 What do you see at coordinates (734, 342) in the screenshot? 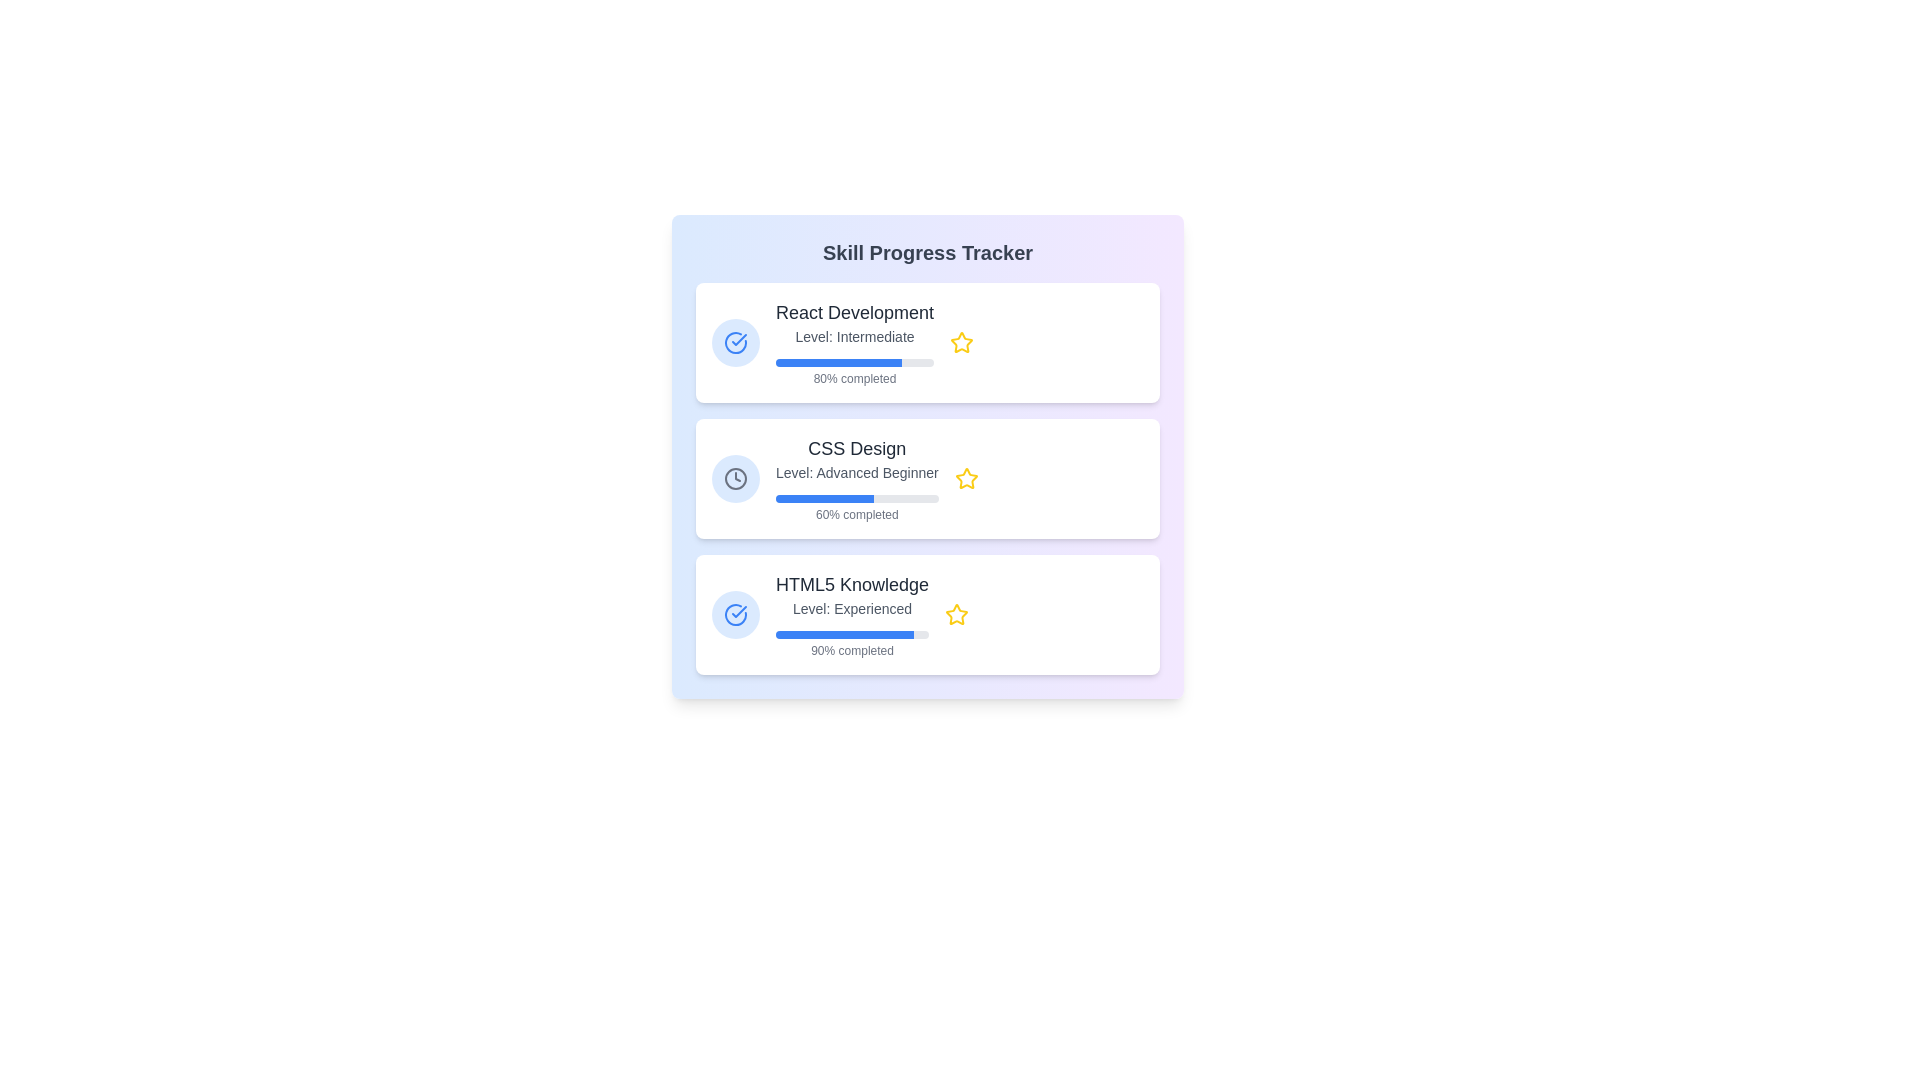
I see `the blue circular icon with a white checkmark located to the left of the 'React Development' text in the first item of the vertical list` at bounding box center [734, 342].